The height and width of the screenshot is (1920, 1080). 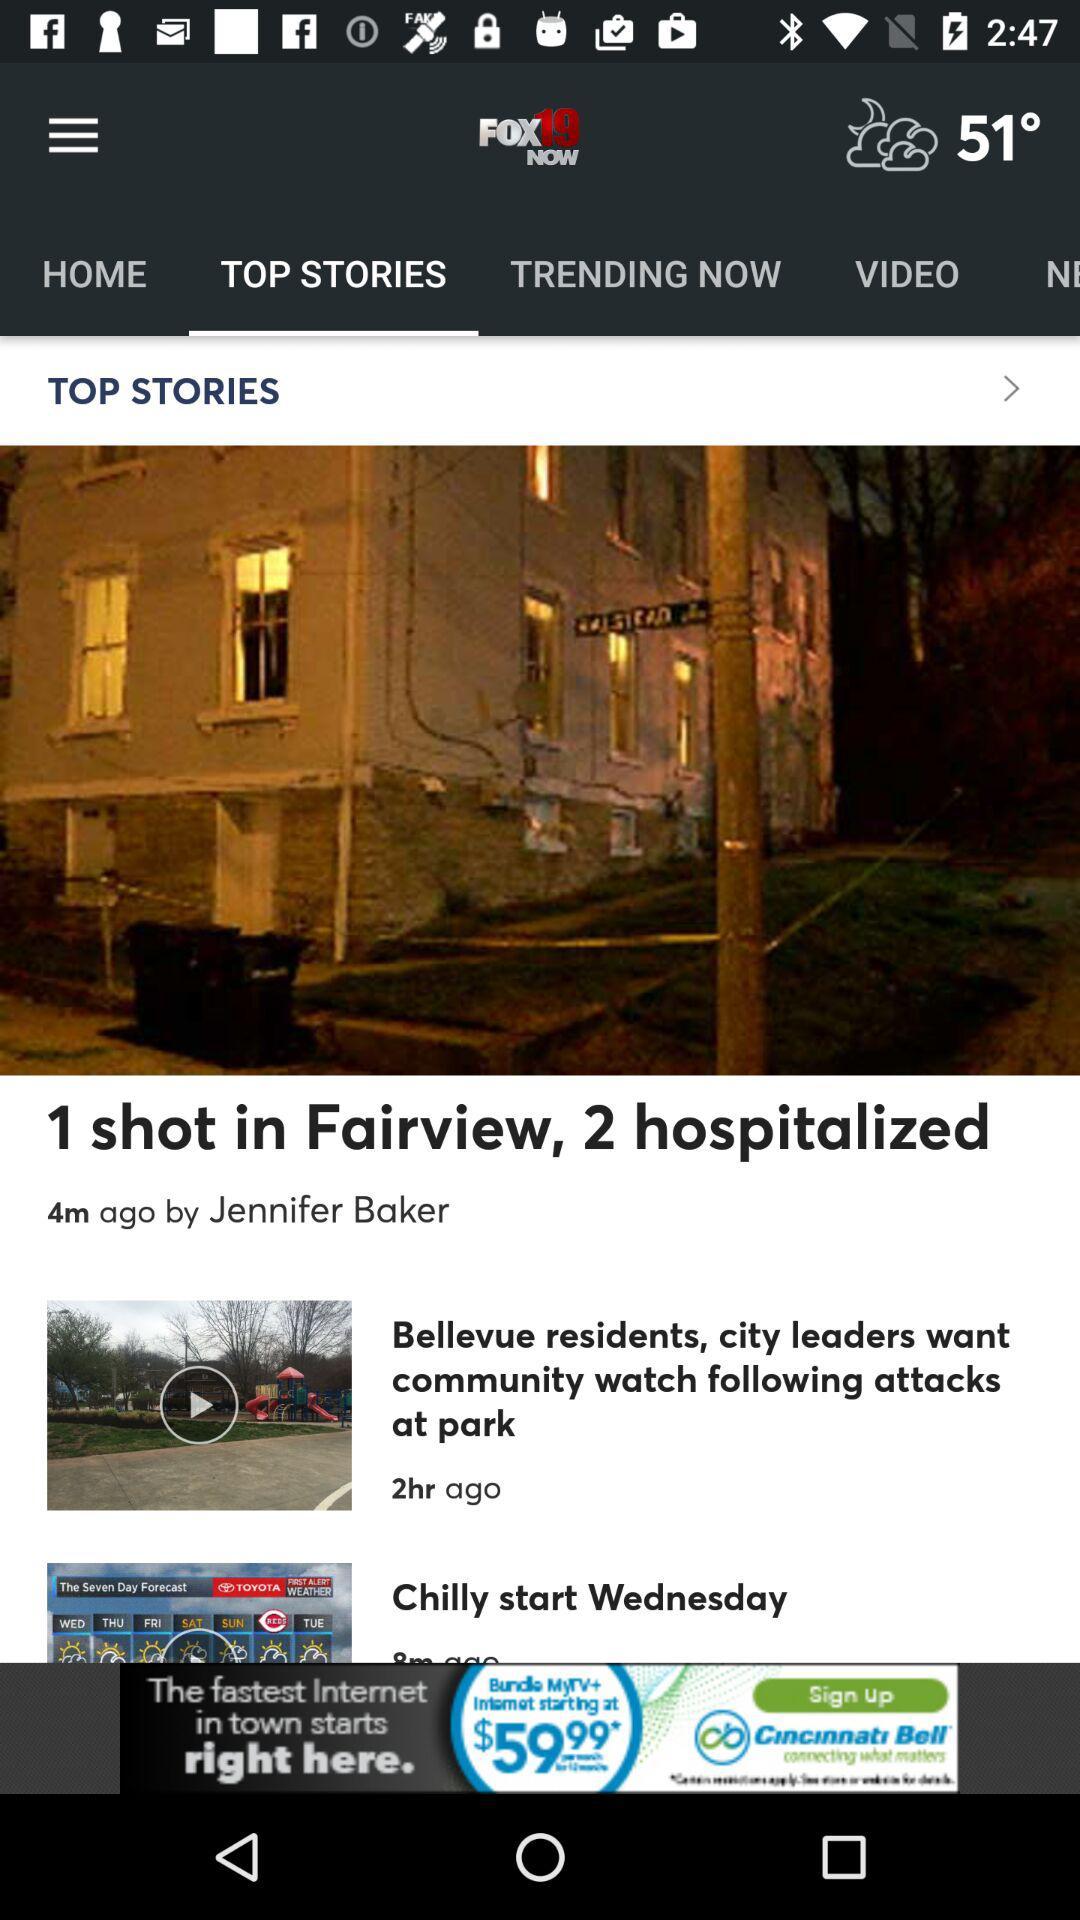 What do you see at coordinates (891, 135) in the screenshot?
I see `expand weather` at bounding box center [891, 135].